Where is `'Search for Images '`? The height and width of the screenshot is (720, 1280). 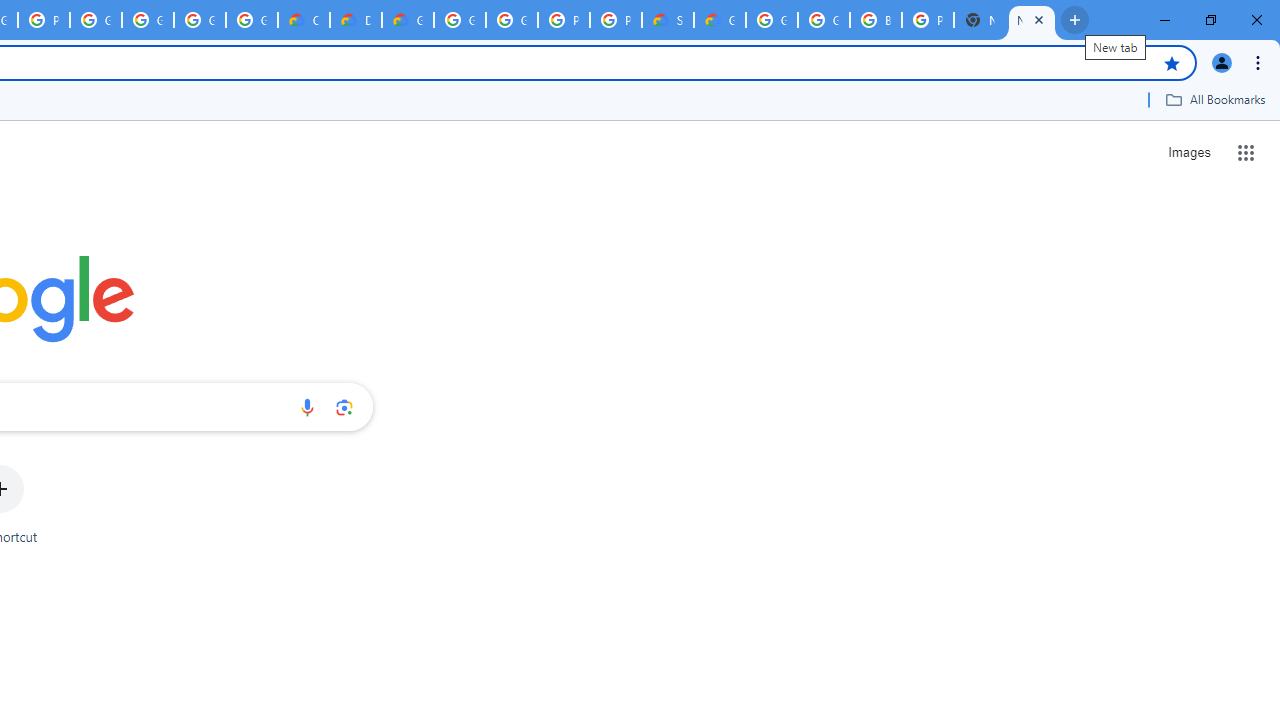
'Search for Images ' is located at coordinates (1189, 152).